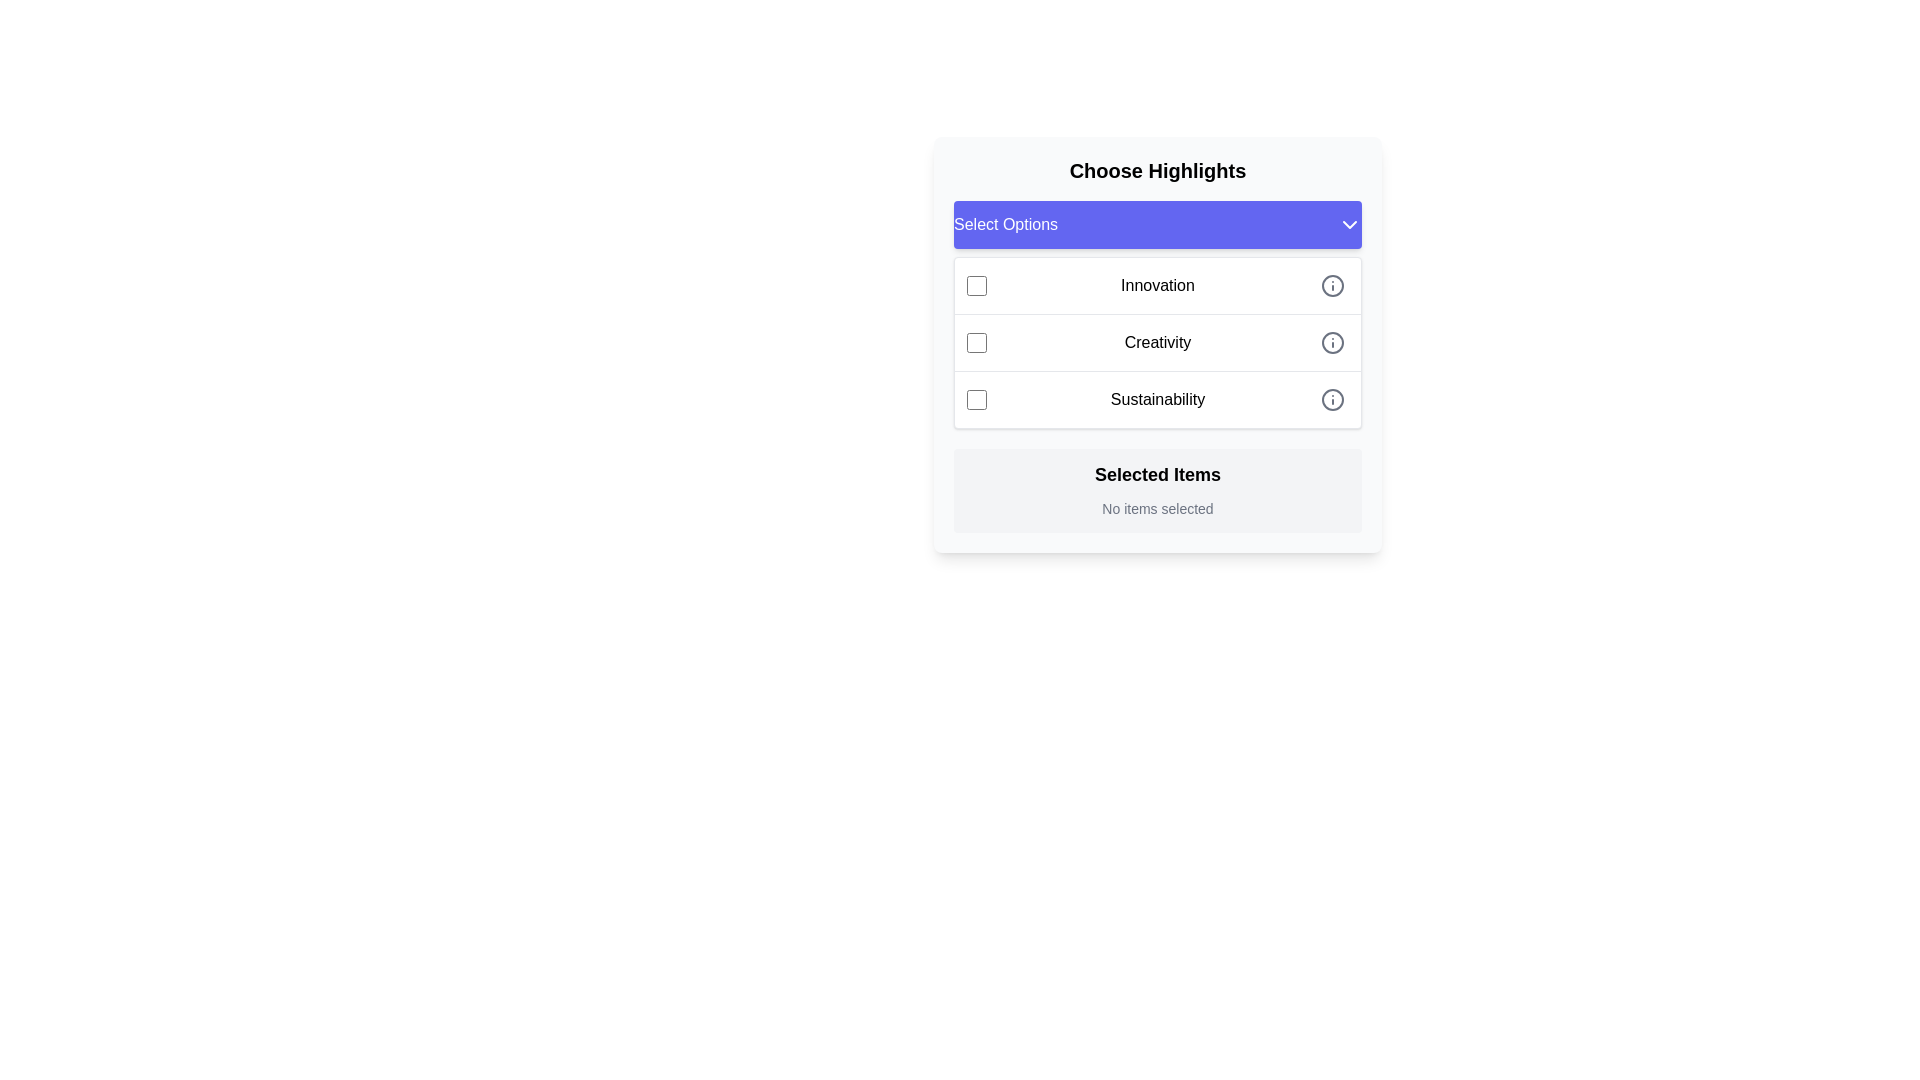 The width and height of the screenshot is (1920, 1080). What do you see at coordinates (1157, 342) in the screenshot?
I see `tab navigation` at bounding box center [1157, 342].